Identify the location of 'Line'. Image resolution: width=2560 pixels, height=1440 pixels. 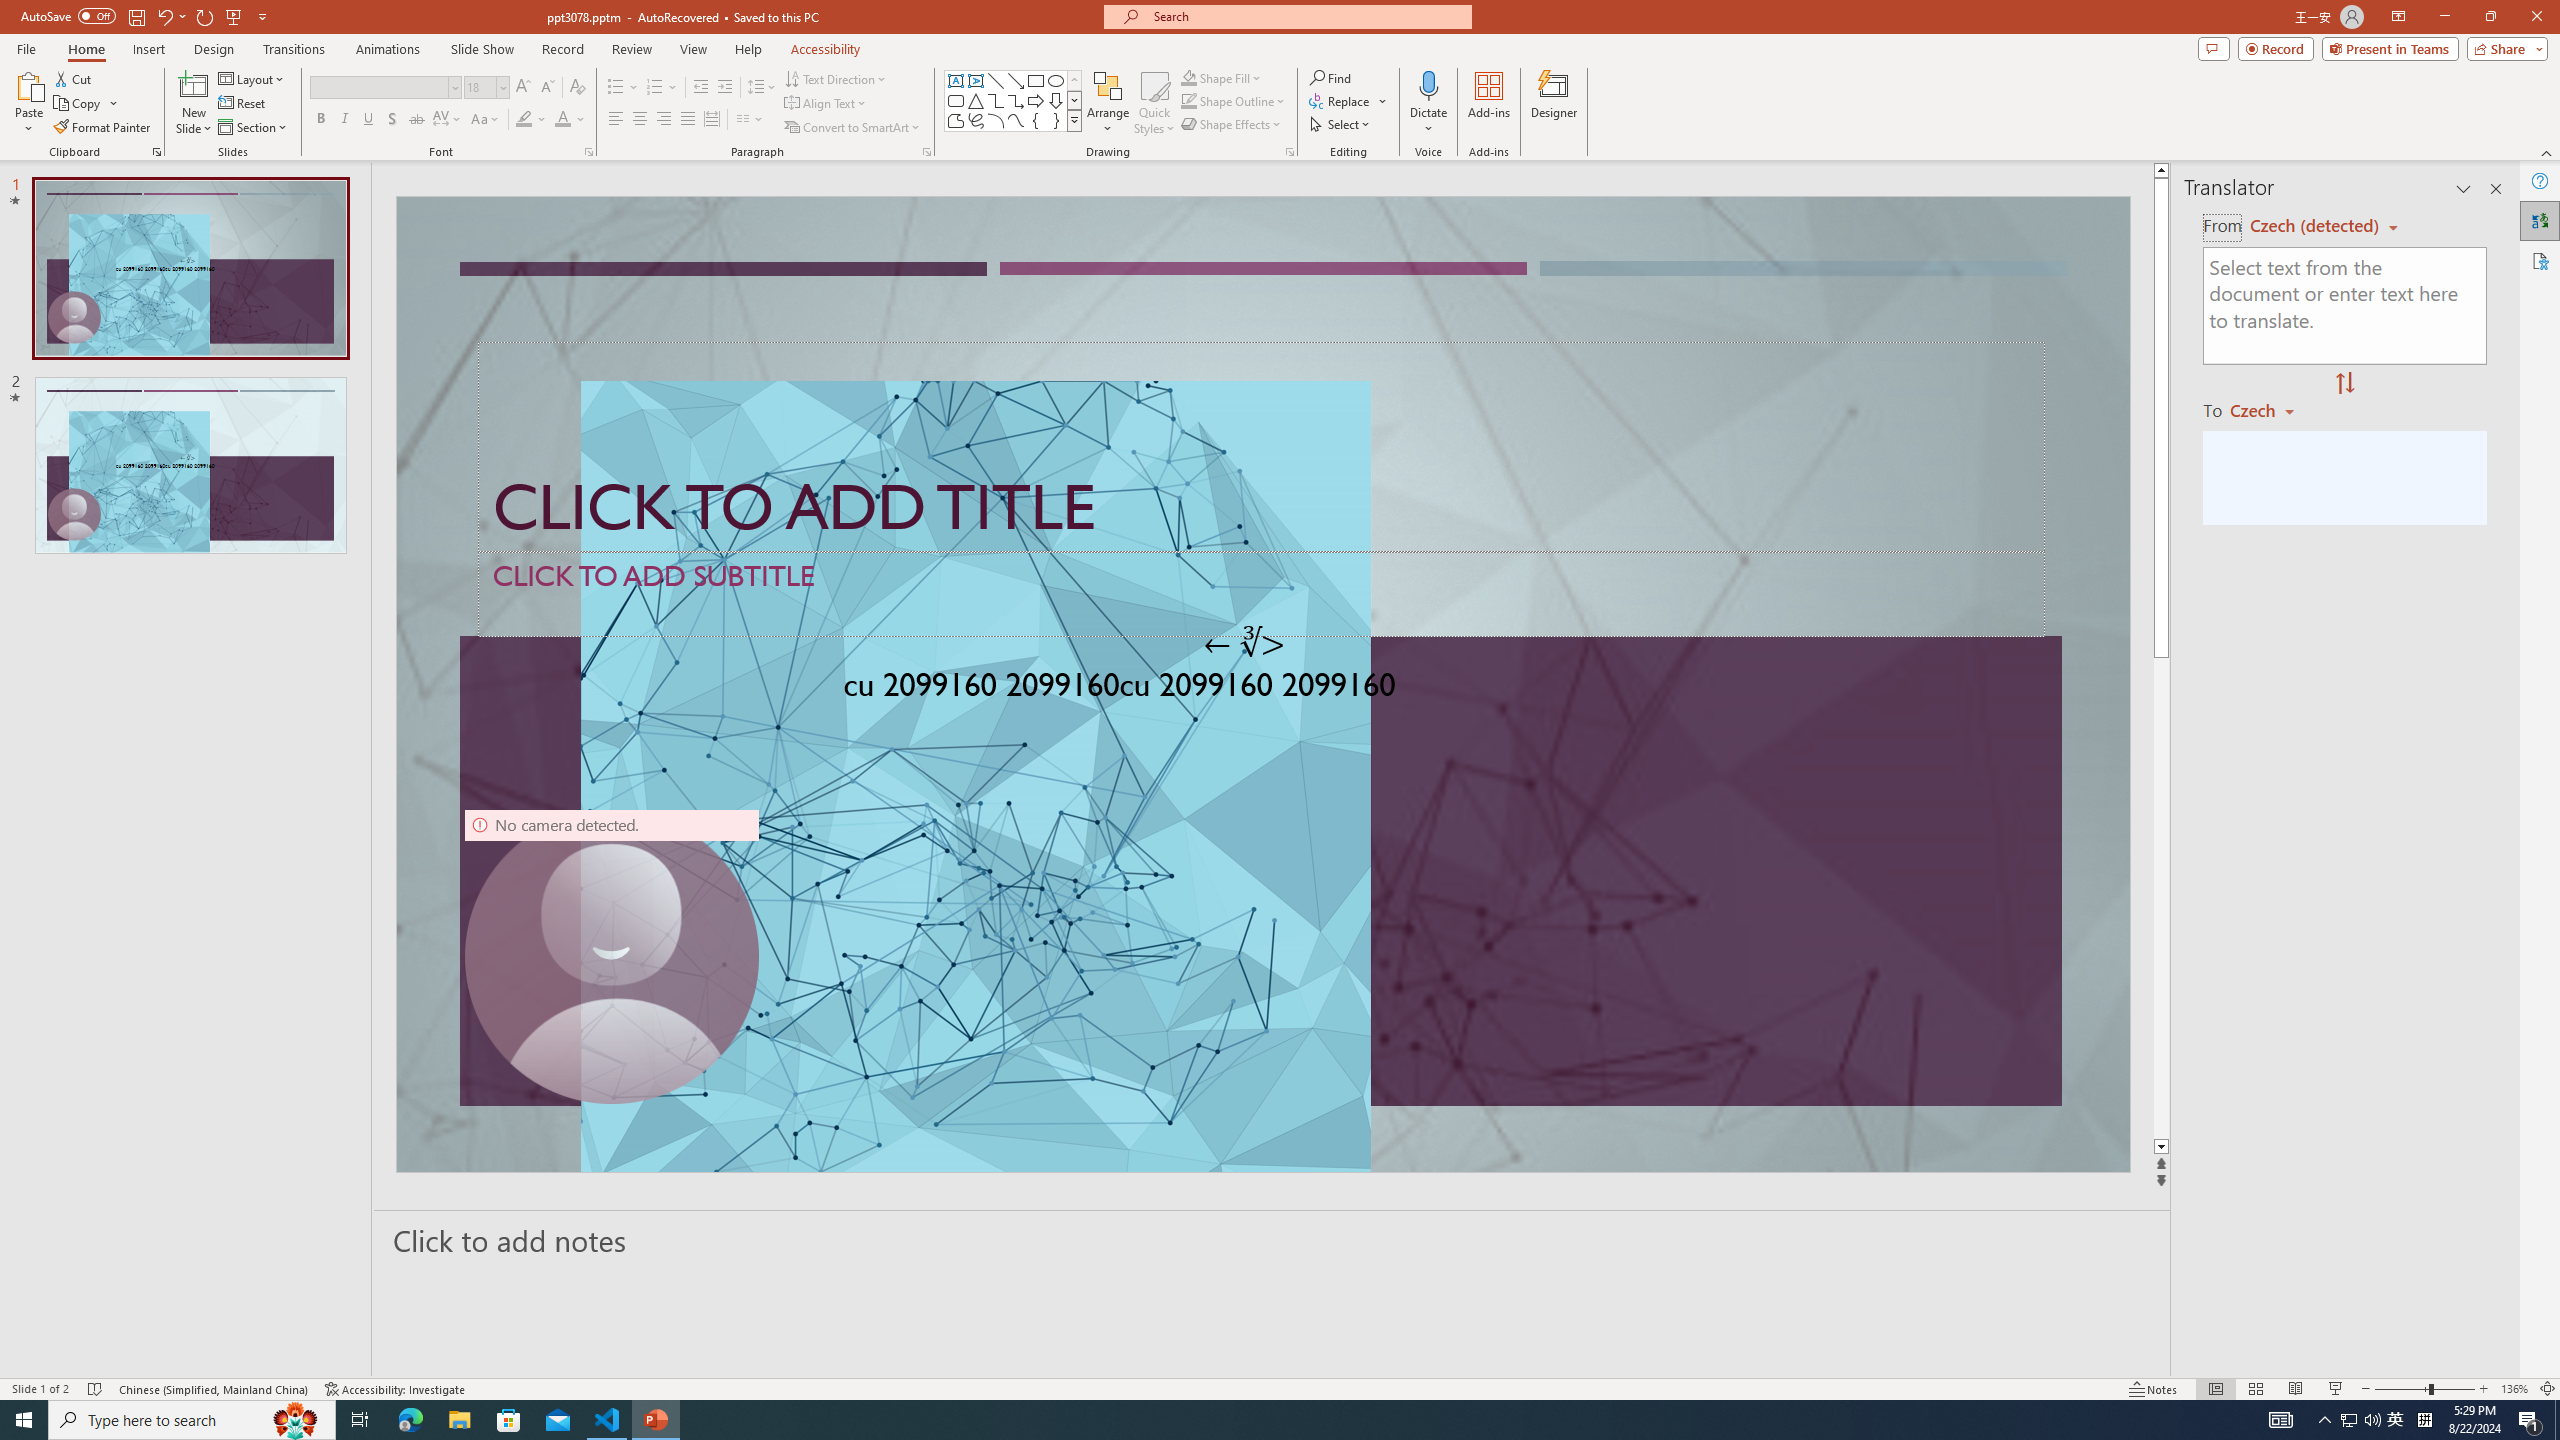
(994, 80).